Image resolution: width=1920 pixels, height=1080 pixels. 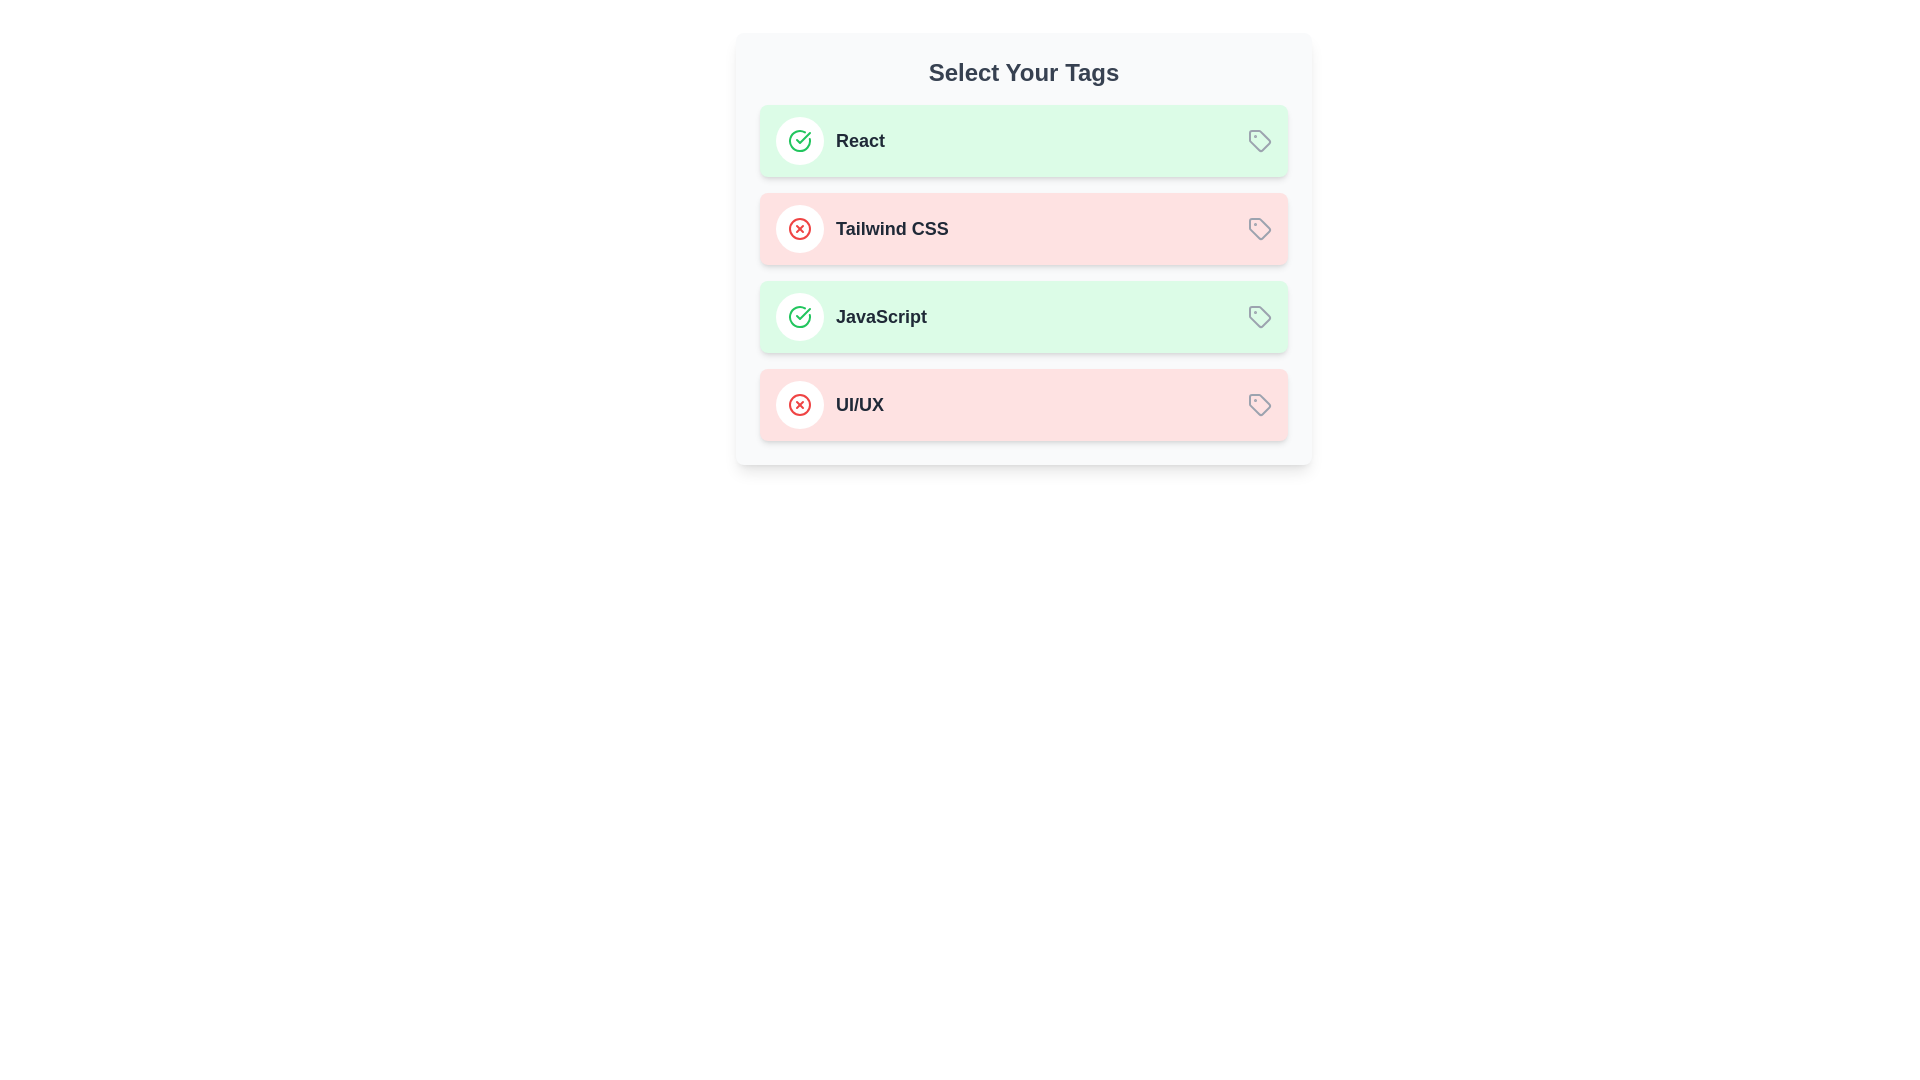 What do you see at coordinates (859, 405) in the screenshot?
I see `the 'UI/UX' text label located in the bottommost rectangular list item, which is centrally aligned and positioned towards the right side after a circular icon and near a graphical tag icon` at bounding box center [859, 405].